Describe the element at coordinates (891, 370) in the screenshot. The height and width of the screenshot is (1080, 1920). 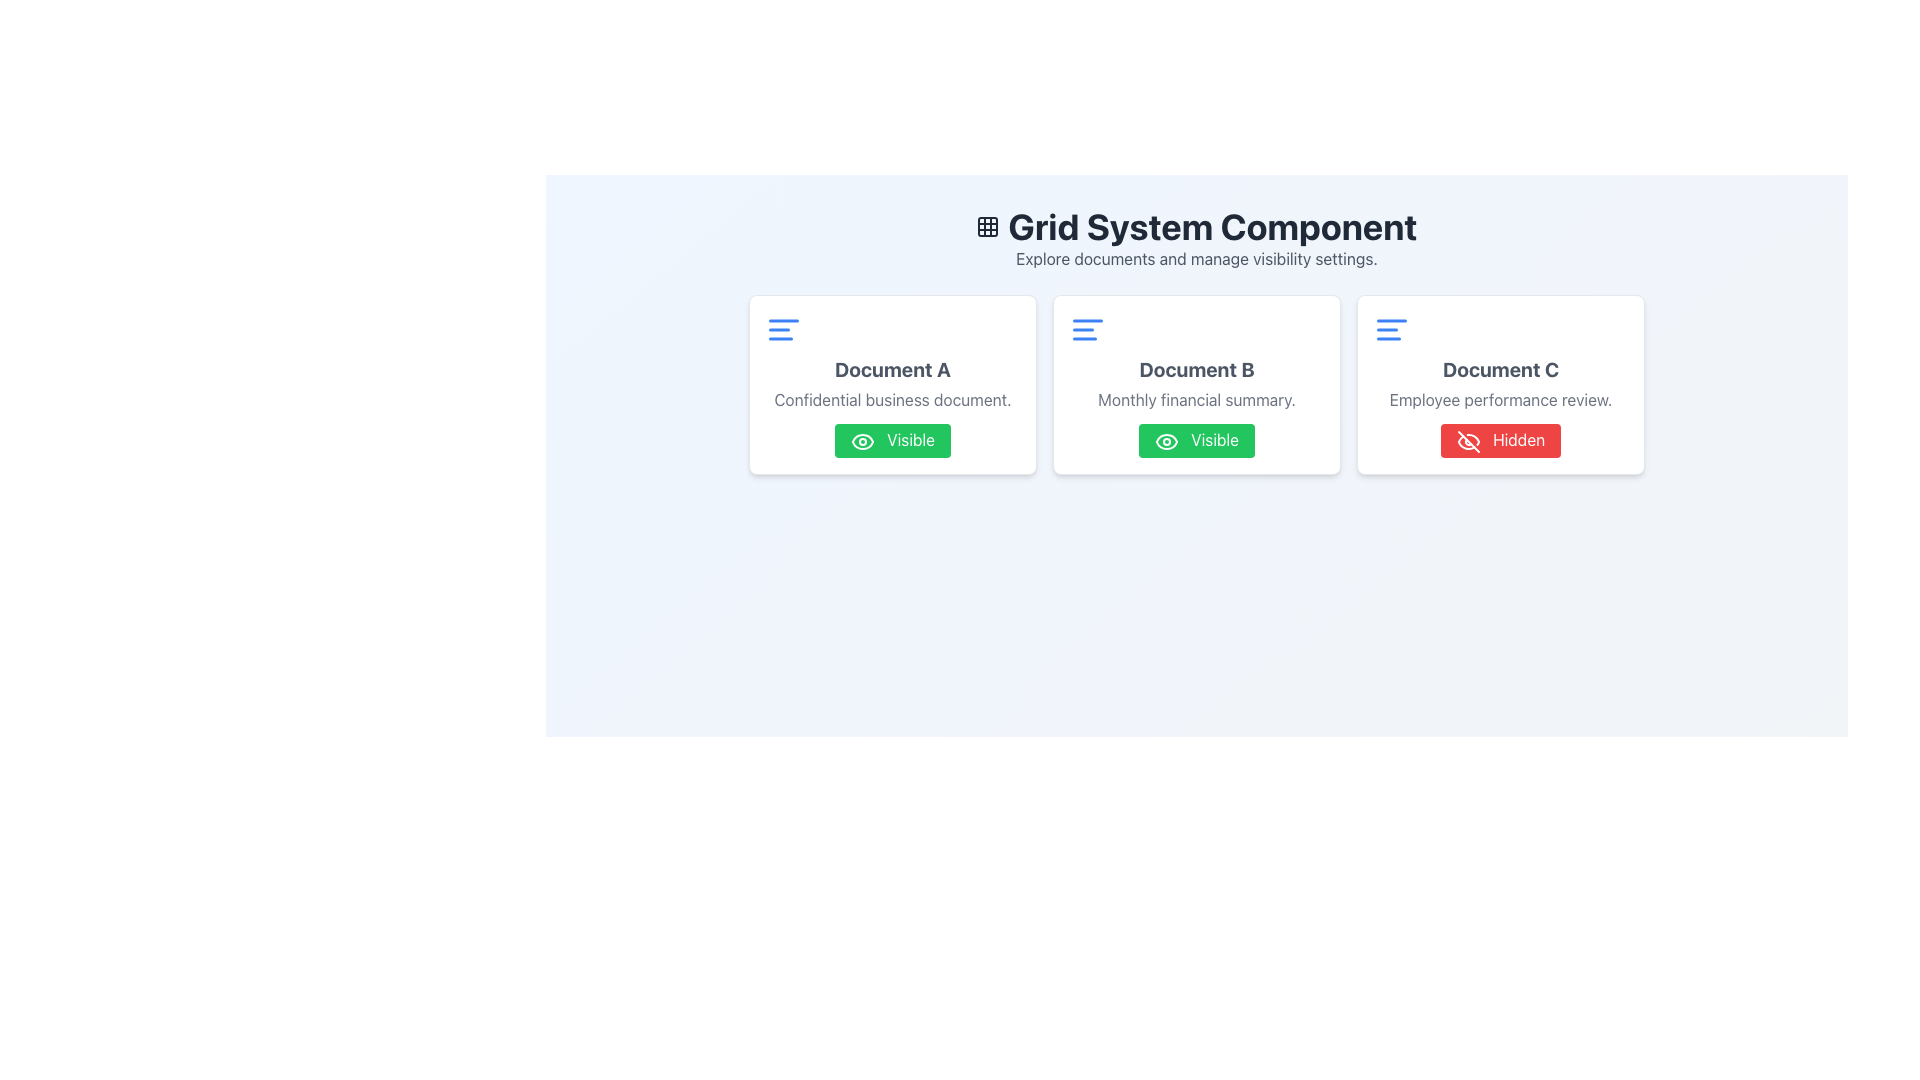
I see `text label indicating 'Document A', which is the header of the first card in the grid layout` at that location.